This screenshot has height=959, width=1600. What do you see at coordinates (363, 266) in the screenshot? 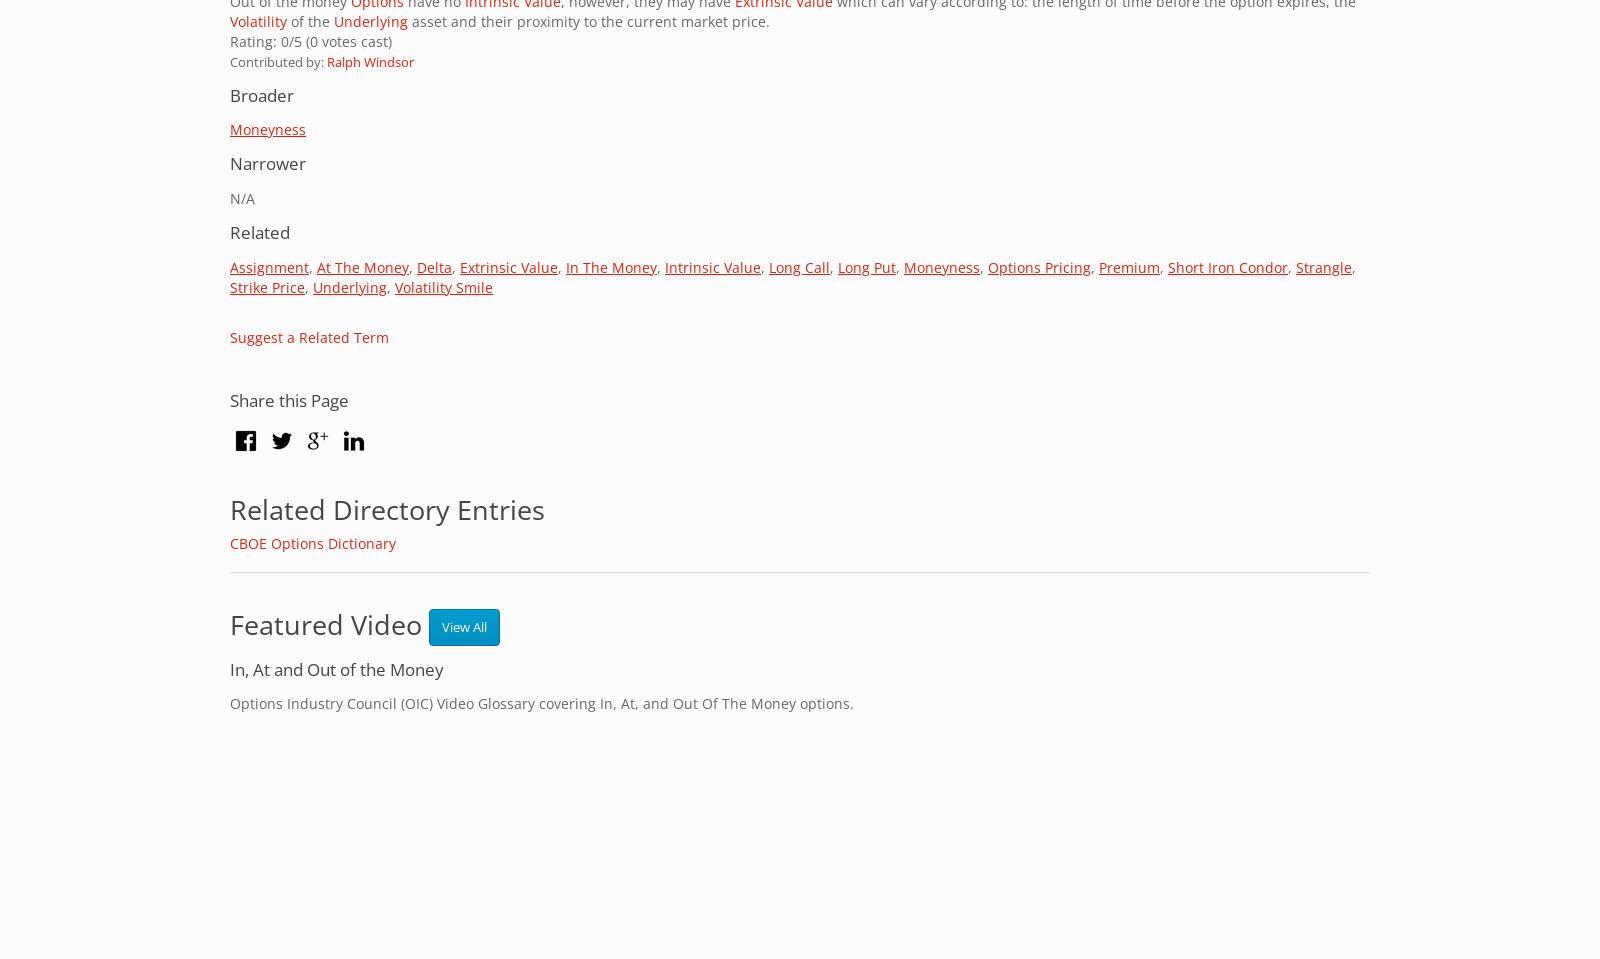
I see `'At The Money'` at bounding box center [363, 266].